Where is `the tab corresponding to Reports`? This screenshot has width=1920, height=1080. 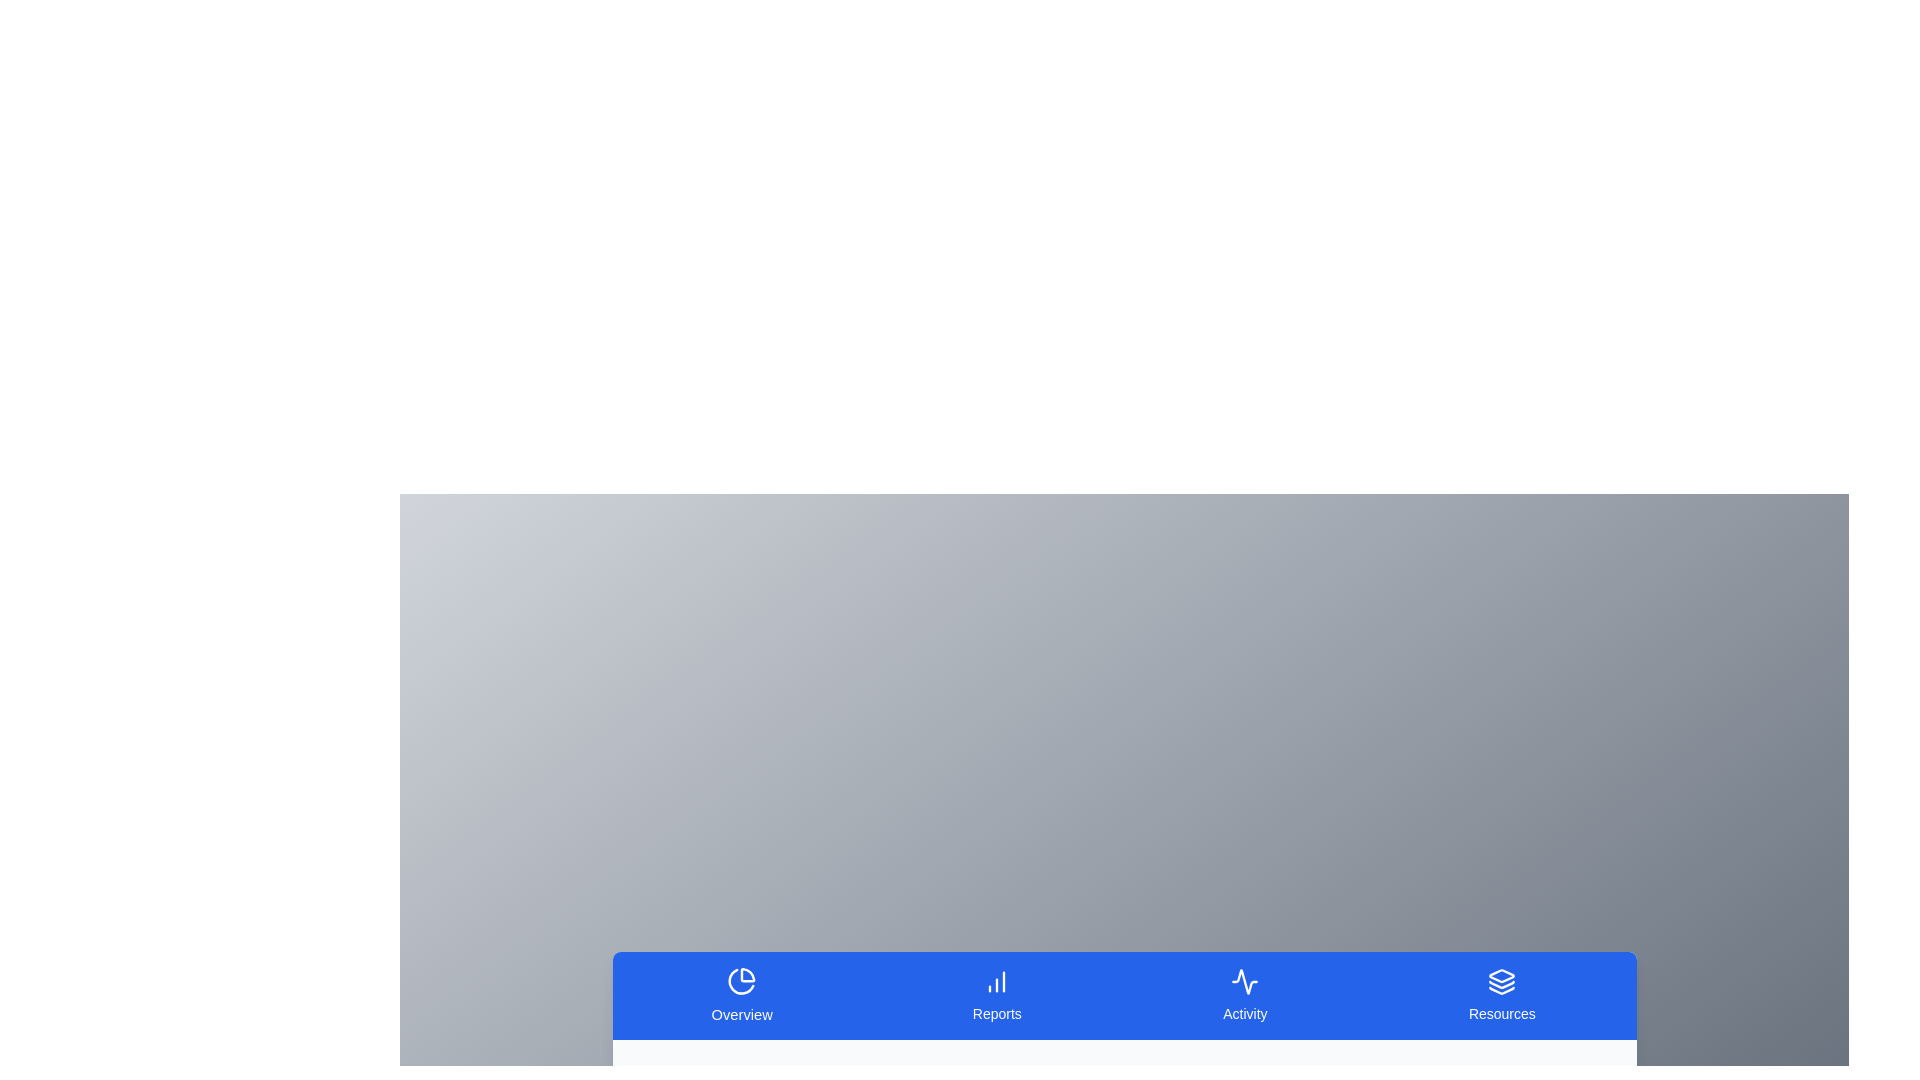
the tab corresponding to Reports is located at coordinates (997, 995).